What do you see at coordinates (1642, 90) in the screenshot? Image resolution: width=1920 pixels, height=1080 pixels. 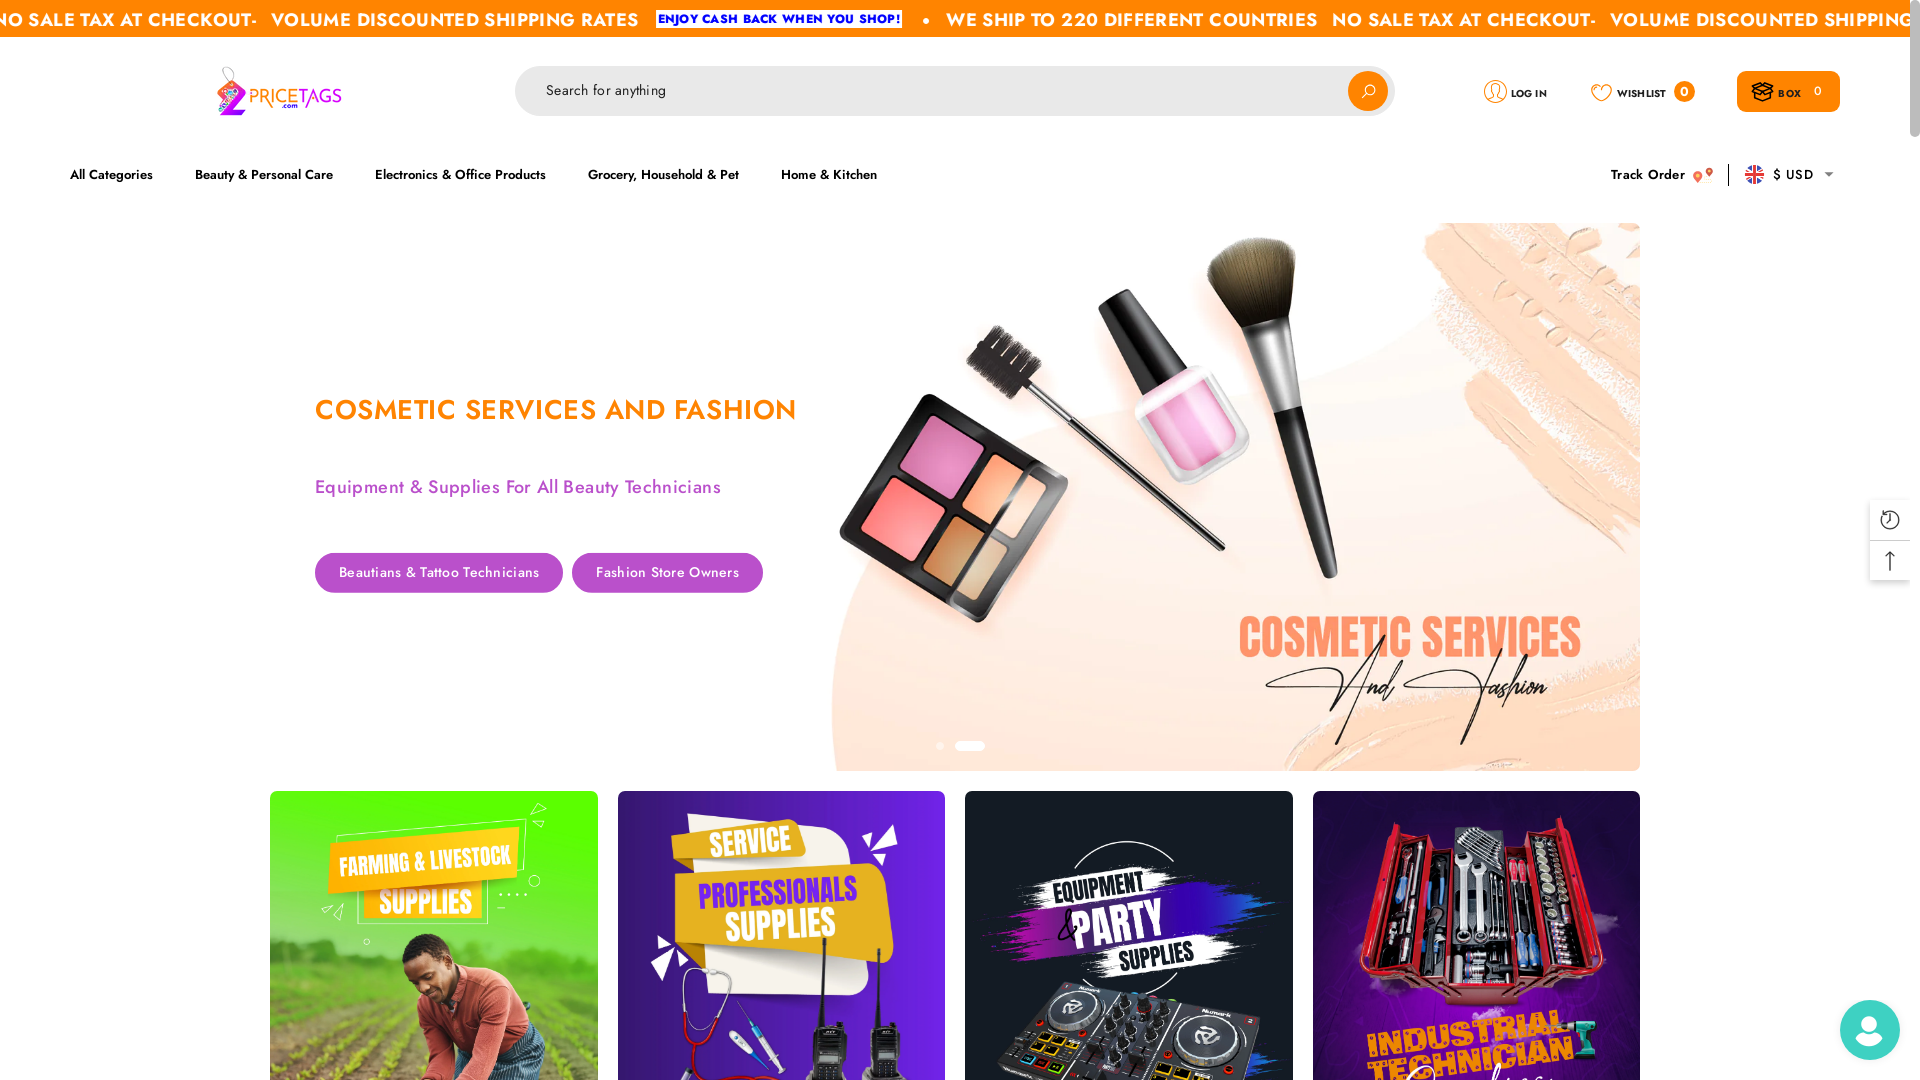 I see `'WISHLIST` at bounding box center [1642, 90].